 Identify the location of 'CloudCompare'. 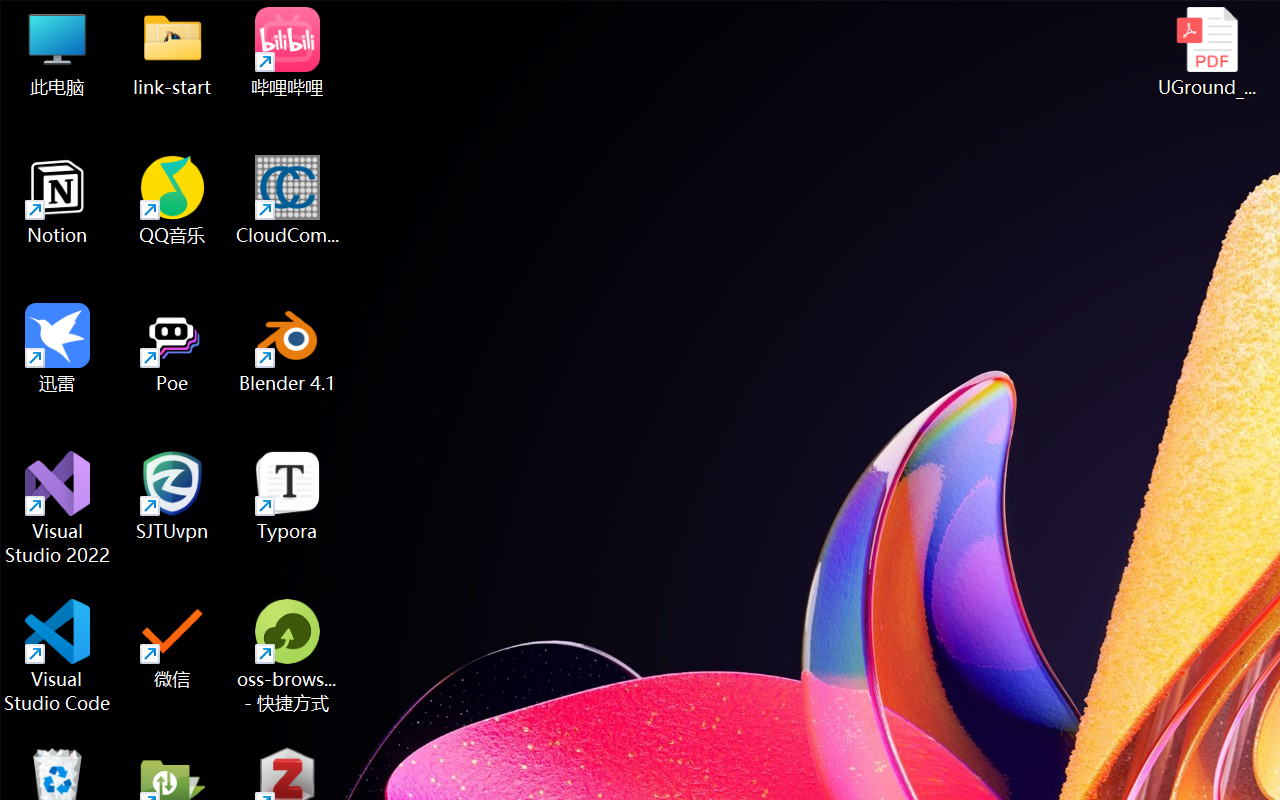
(287, 200).